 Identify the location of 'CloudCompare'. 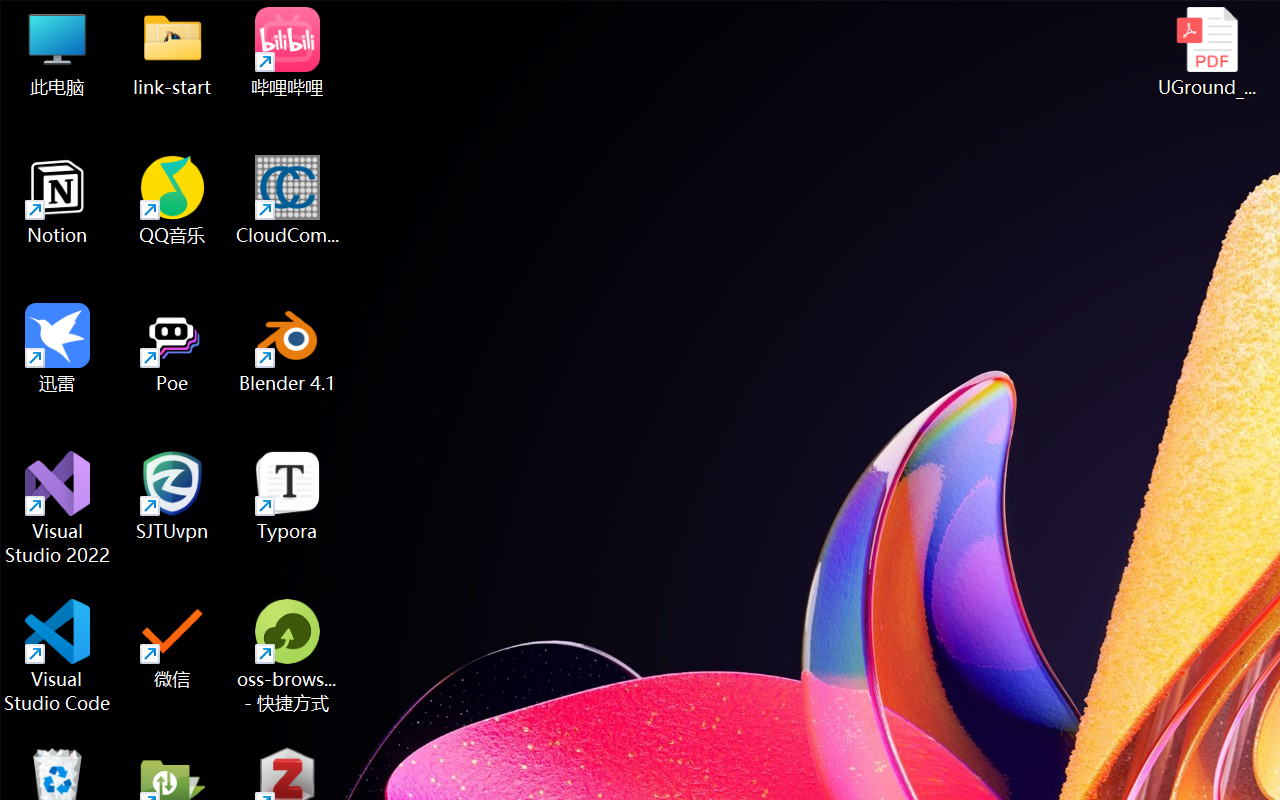
(287, 200).